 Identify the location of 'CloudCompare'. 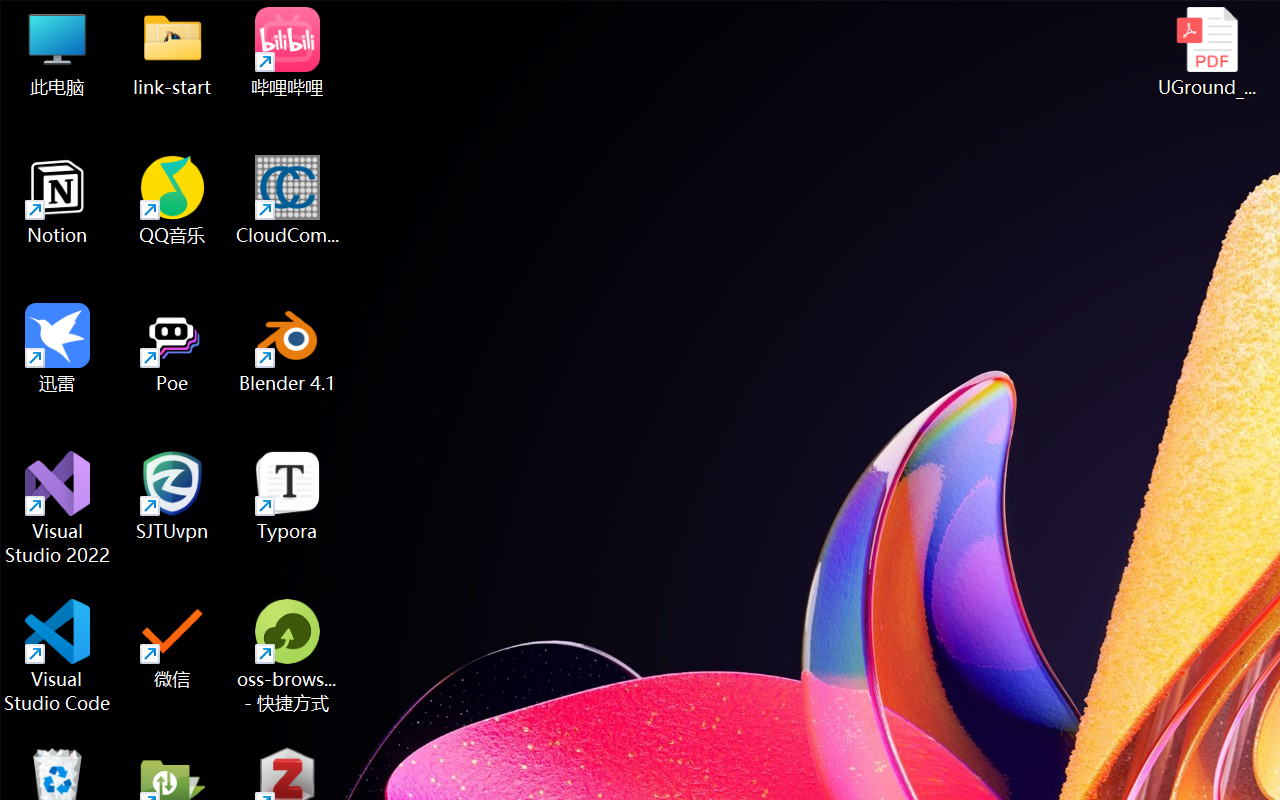
(287, 200).